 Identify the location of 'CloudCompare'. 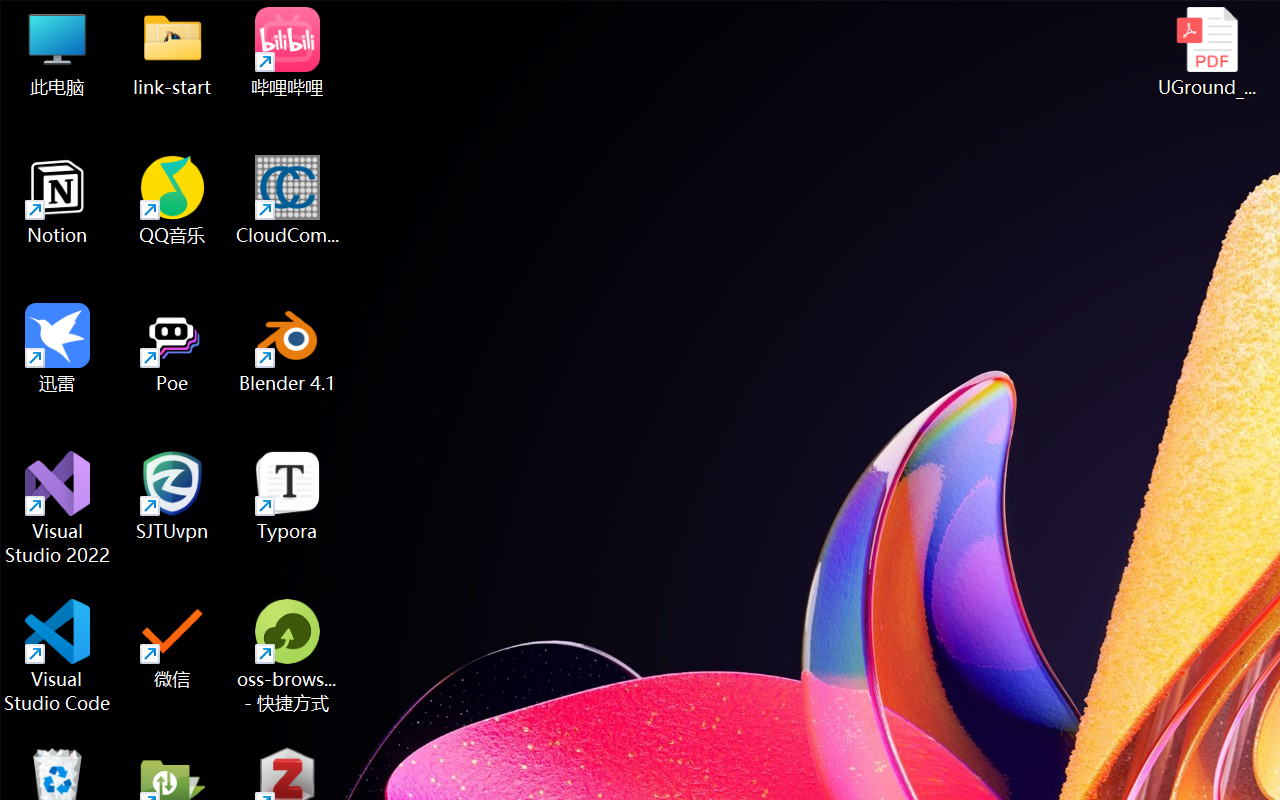
(287, 200).